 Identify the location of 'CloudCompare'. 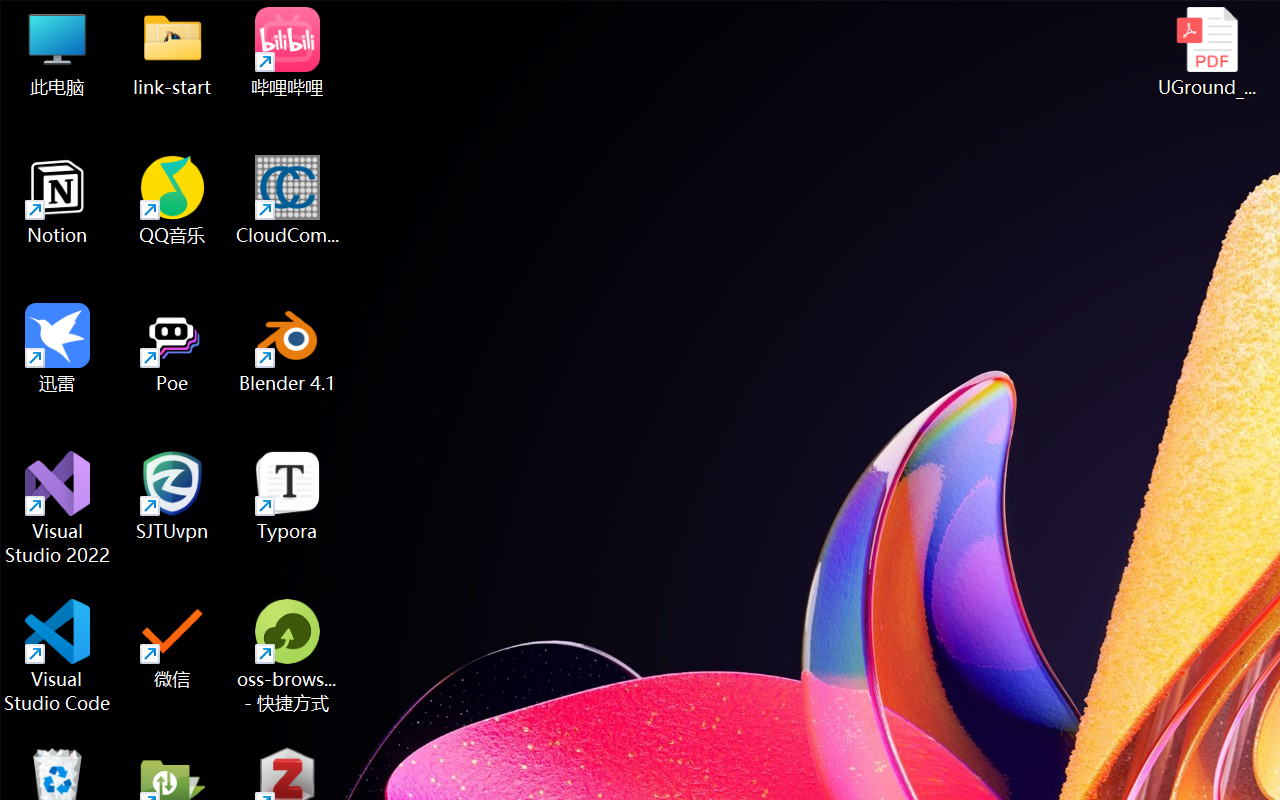
(287, 200).